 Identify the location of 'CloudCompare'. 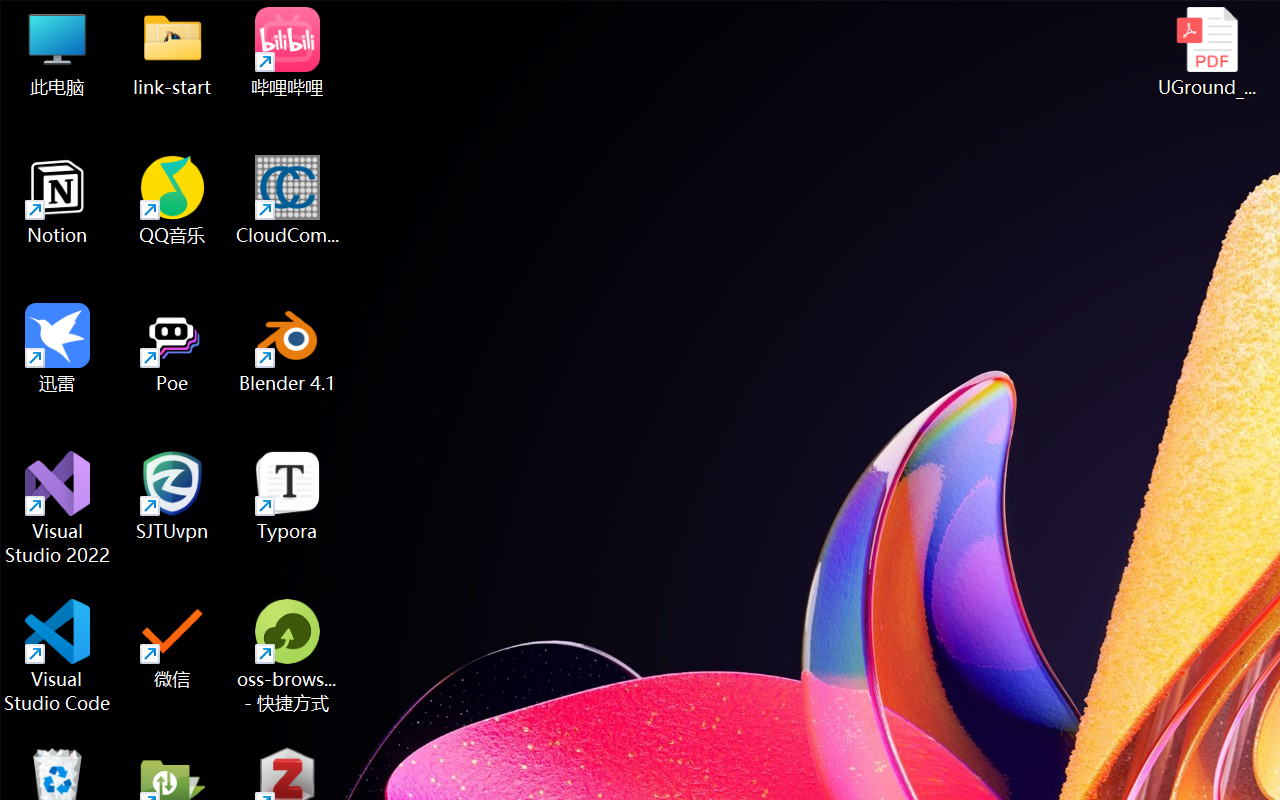
(287, 200).